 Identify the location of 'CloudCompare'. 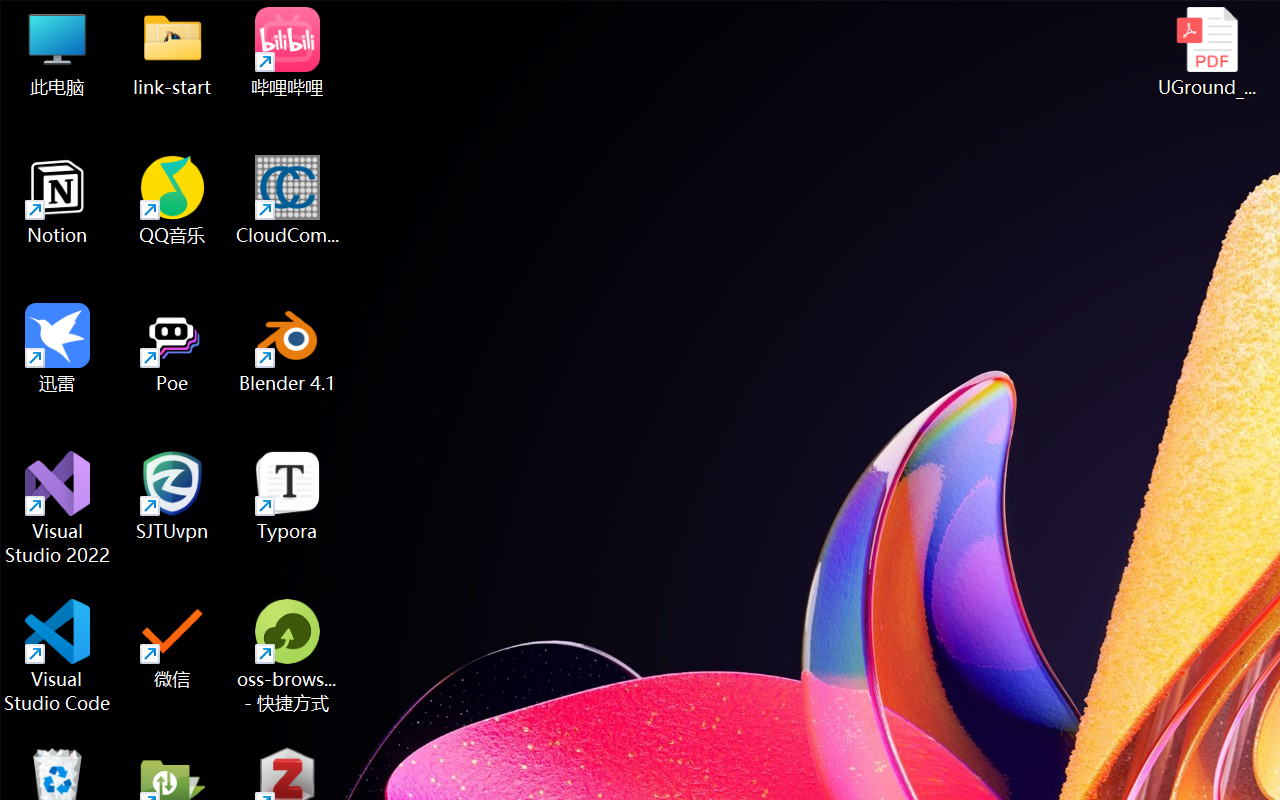
(287, 200).